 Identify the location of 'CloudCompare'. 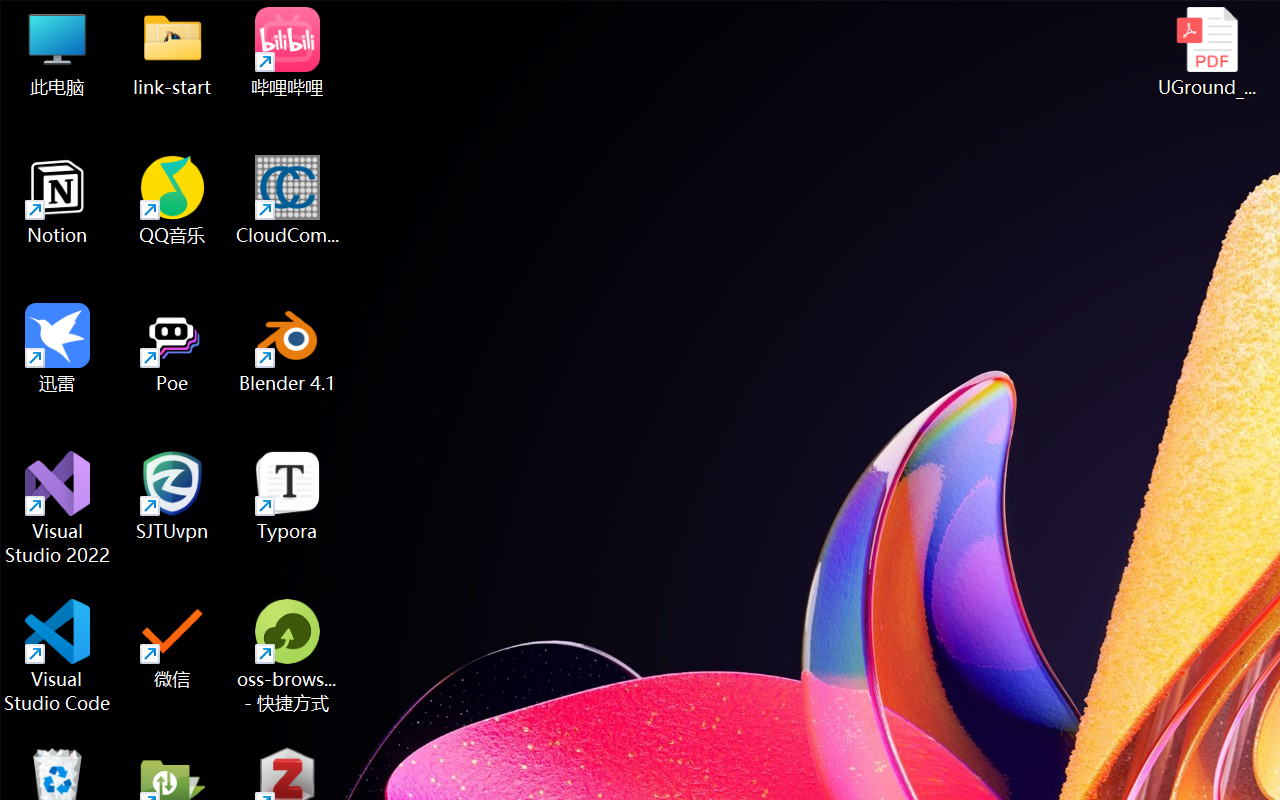
(287, 200).